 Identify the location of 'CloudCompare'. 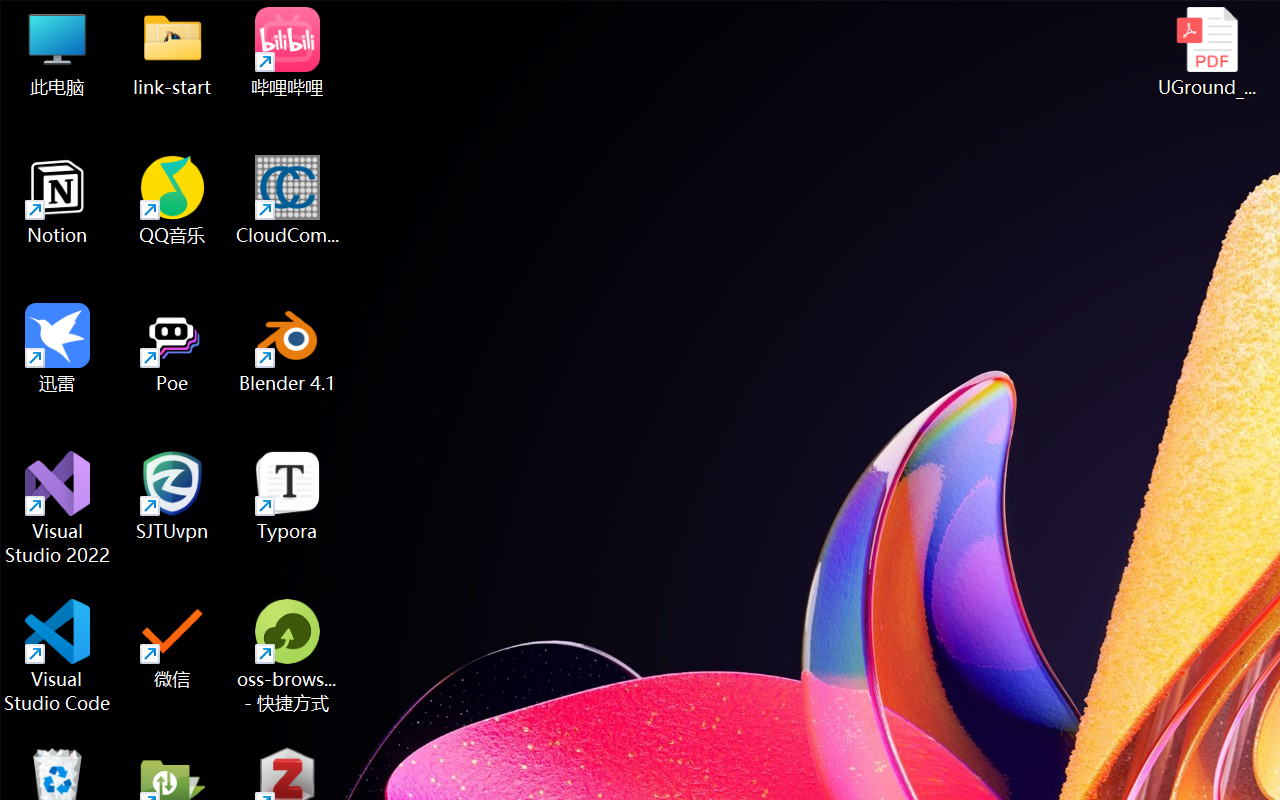
(287, 200).